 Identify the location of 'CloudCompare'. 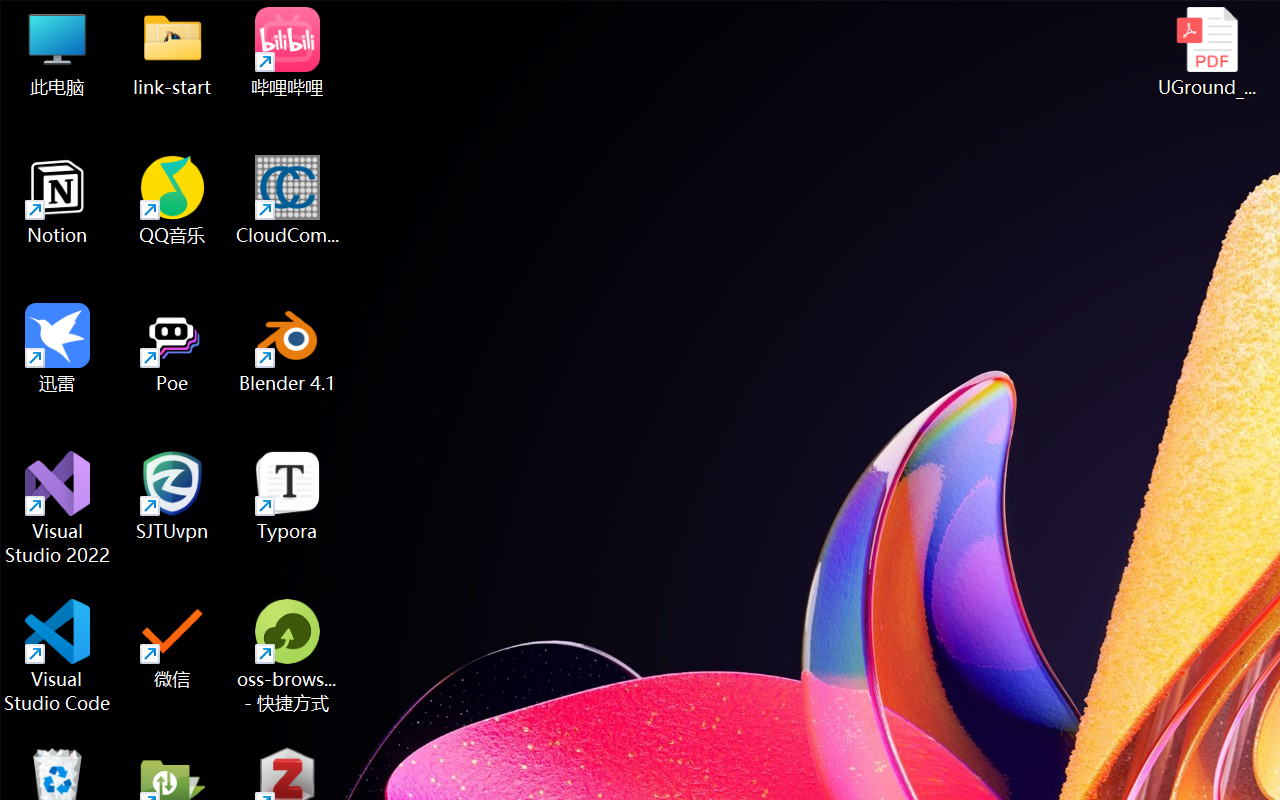
(287, 200).